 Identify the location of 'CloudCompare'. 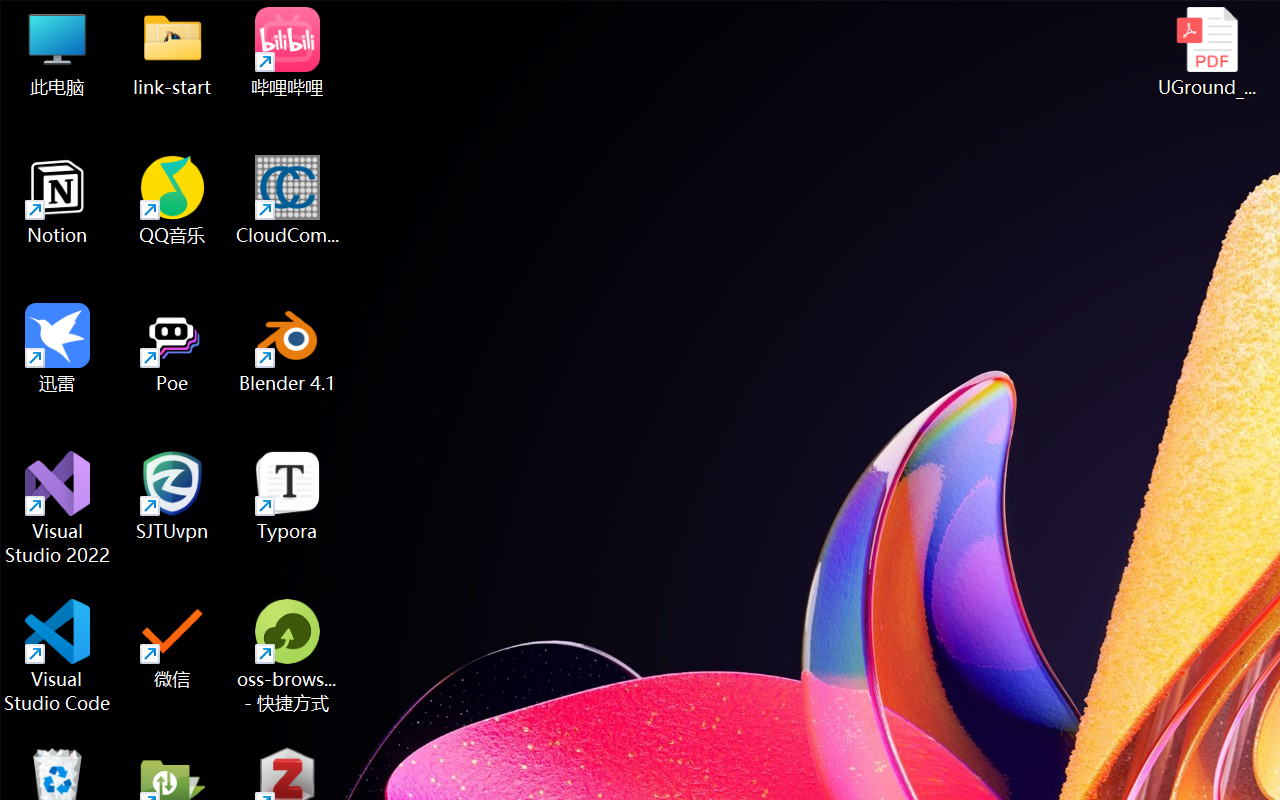
(287, 200).